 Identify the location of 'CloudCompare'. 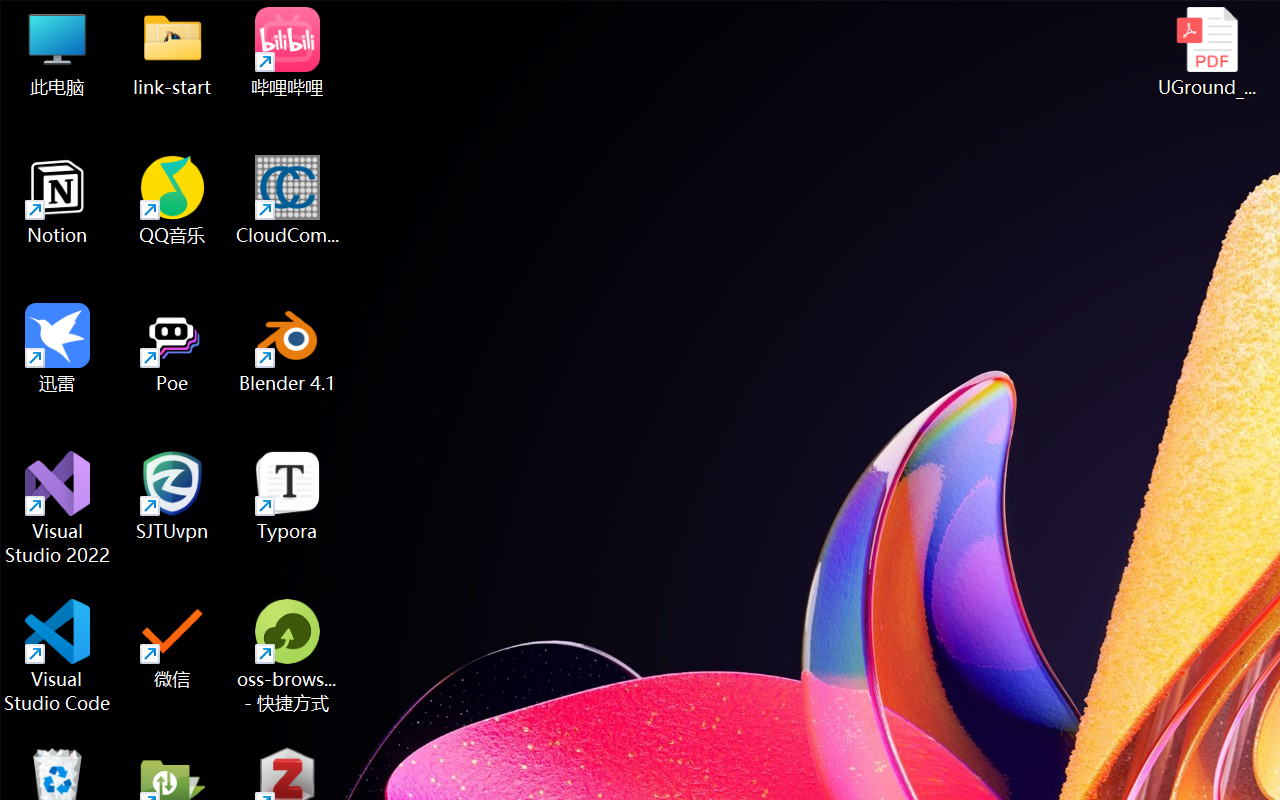
(287, 200).